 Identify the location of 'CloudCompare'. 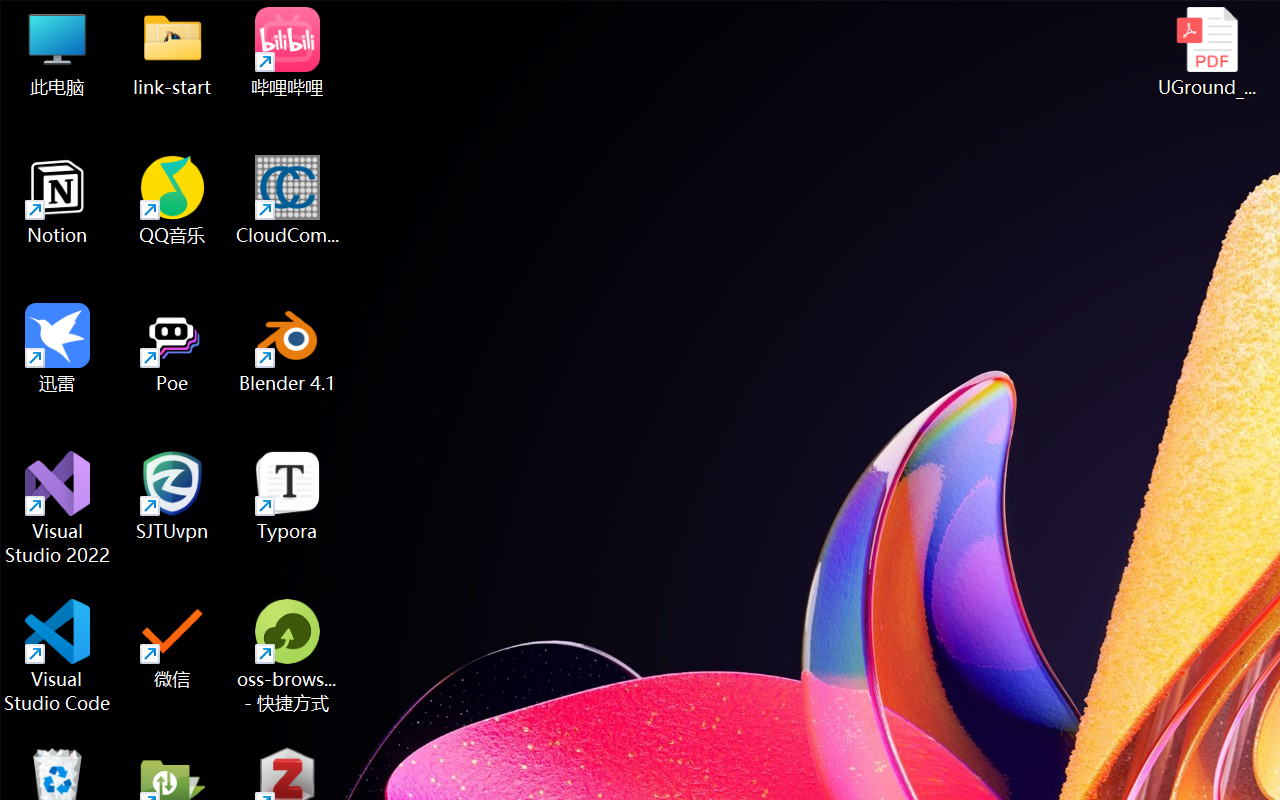
(287, 200).